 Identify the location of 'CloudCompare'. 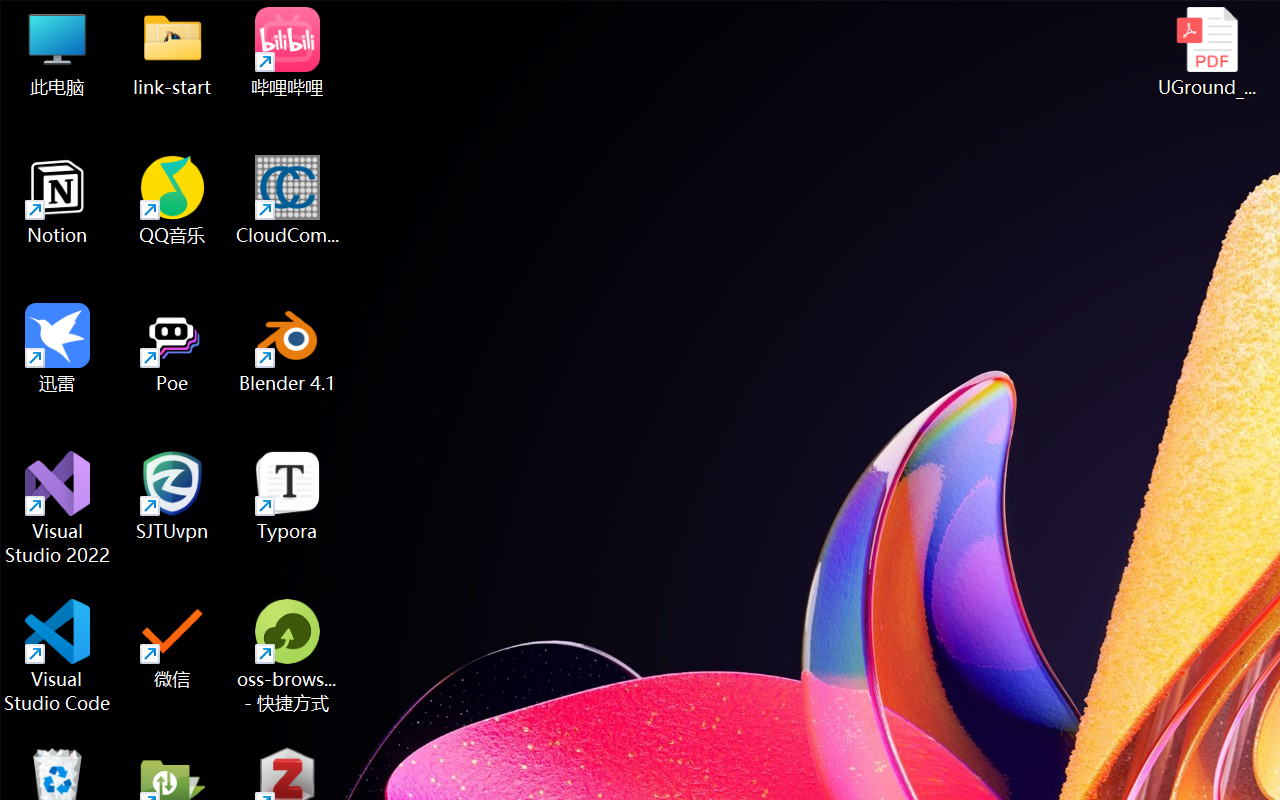
(287, 200).